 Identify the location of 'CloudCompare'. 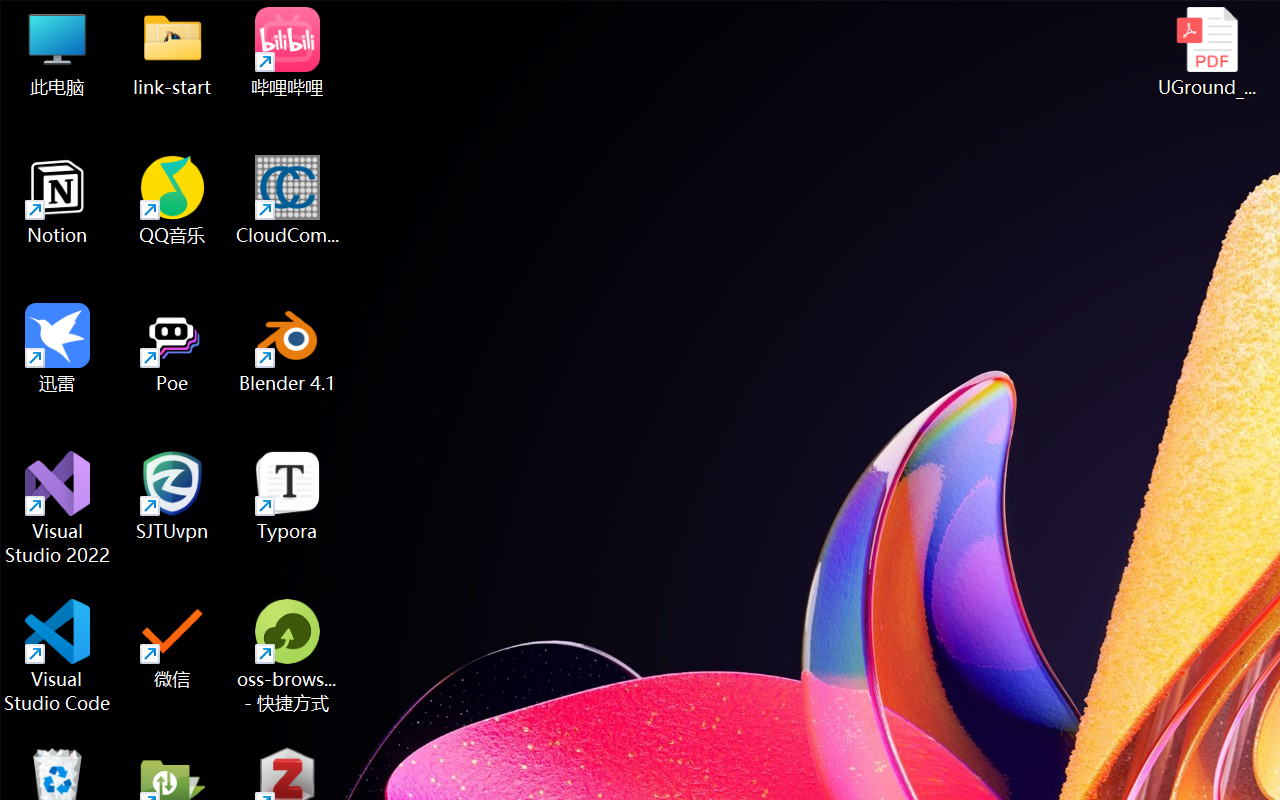
(287, 200).